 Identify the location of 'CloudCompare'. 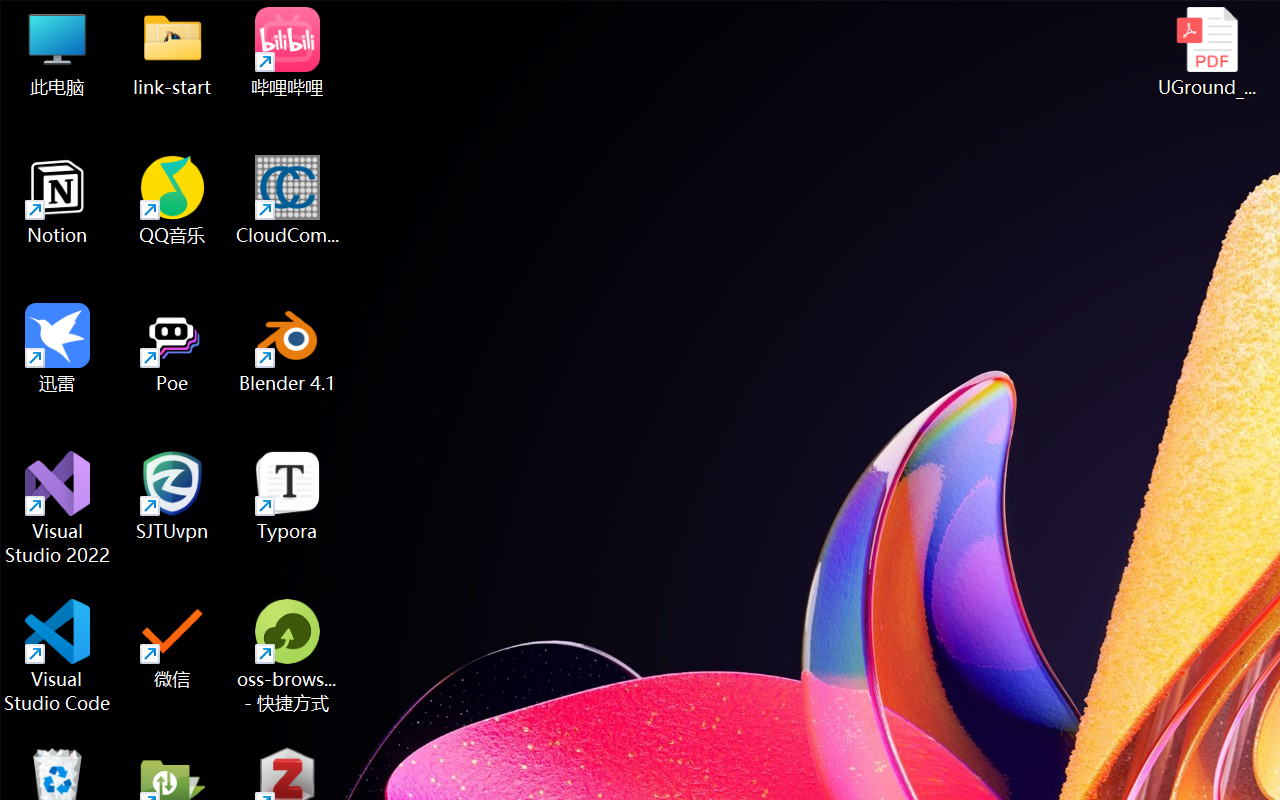
(287, 200).